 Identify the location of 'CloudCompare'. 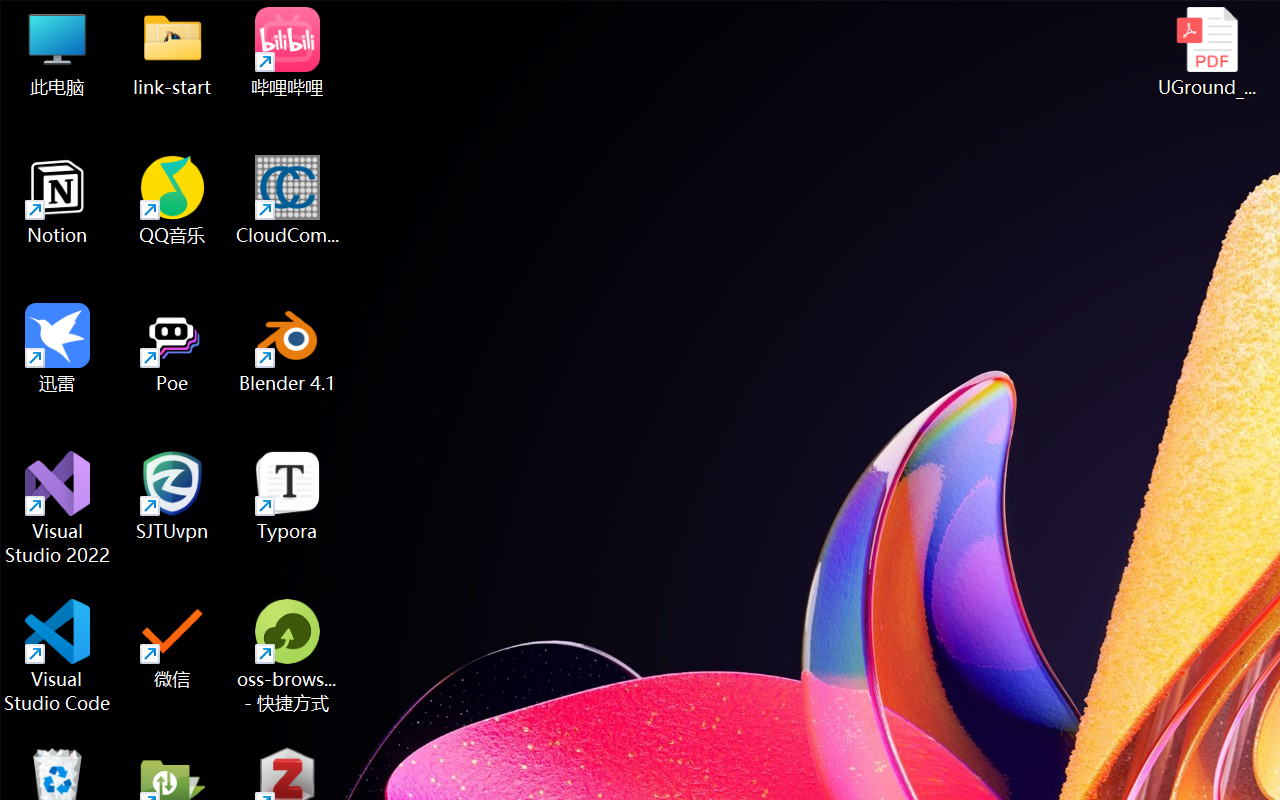
(287, 200).